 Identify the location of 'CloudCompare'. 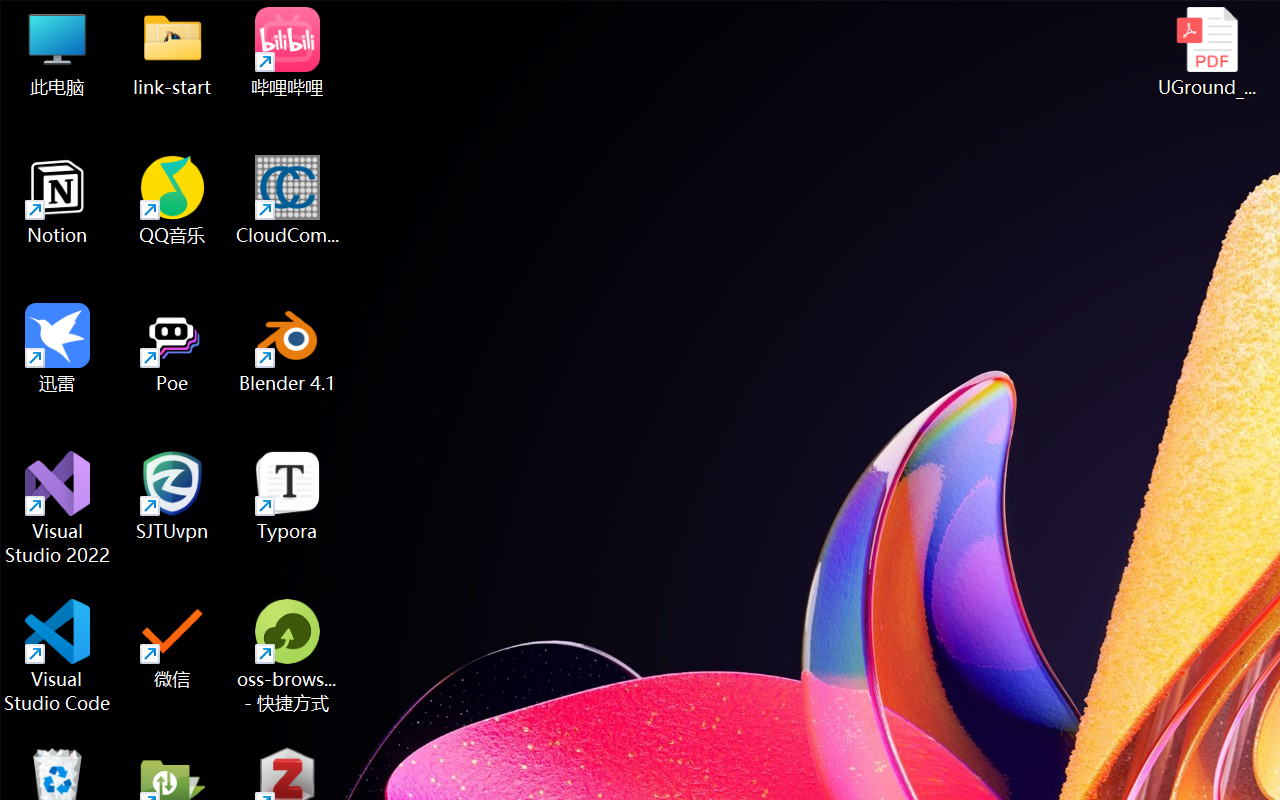
(287, 200).